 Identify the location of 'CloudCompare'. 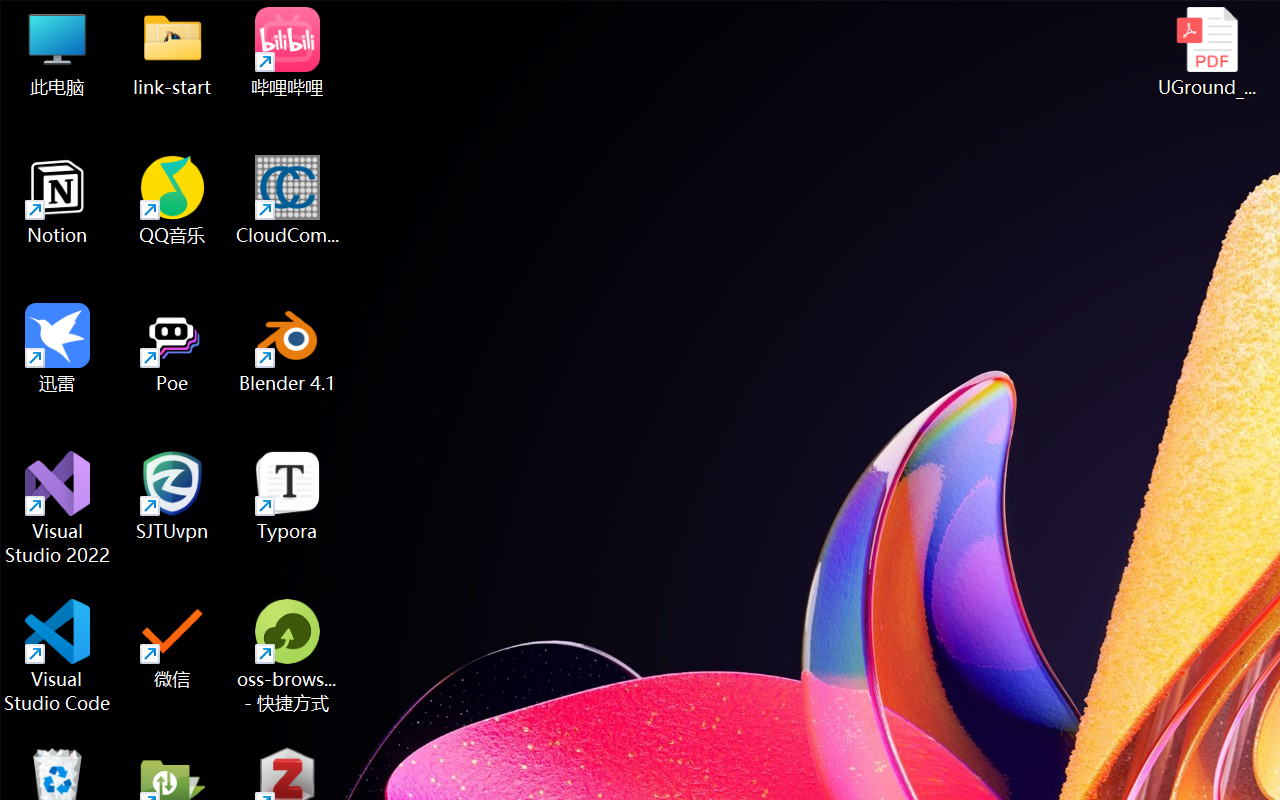
(287, 200).